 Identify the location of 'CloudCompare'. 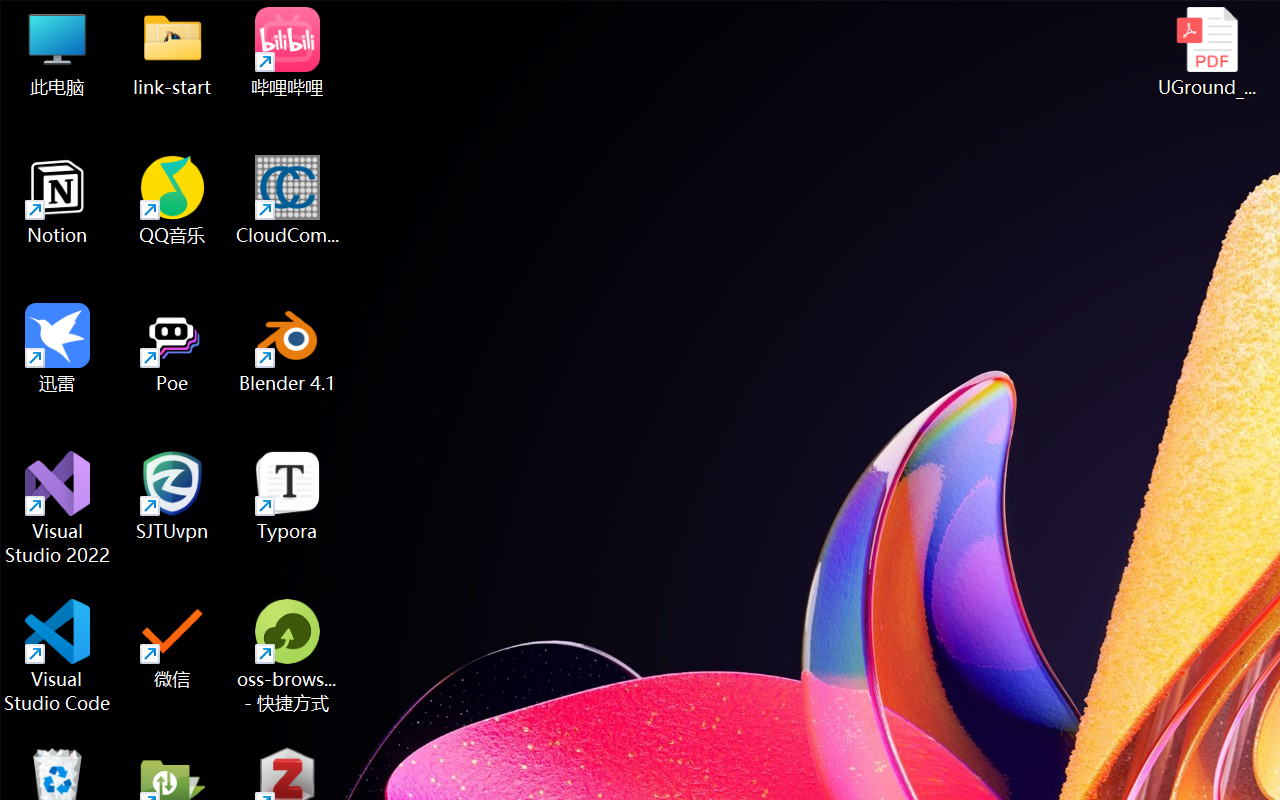
(287, 200).